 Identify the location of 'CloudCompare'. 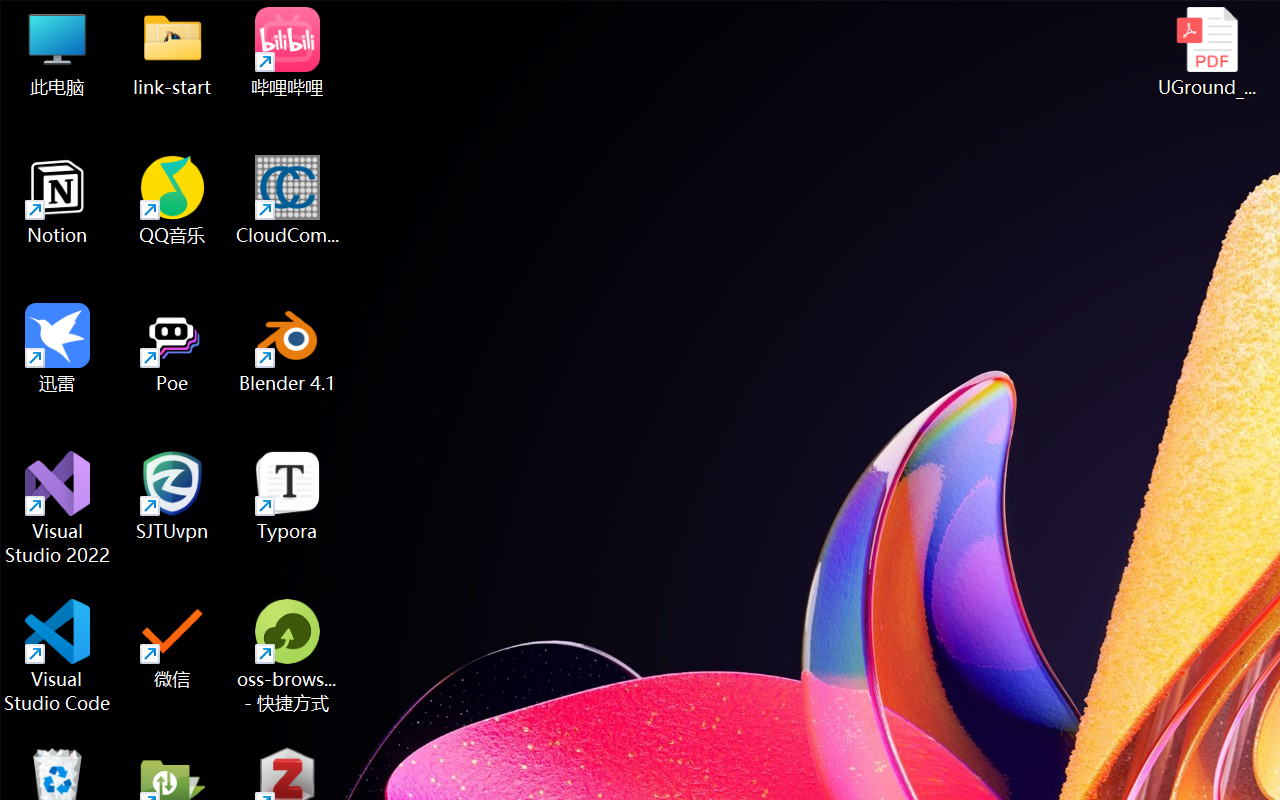
(287, 200).